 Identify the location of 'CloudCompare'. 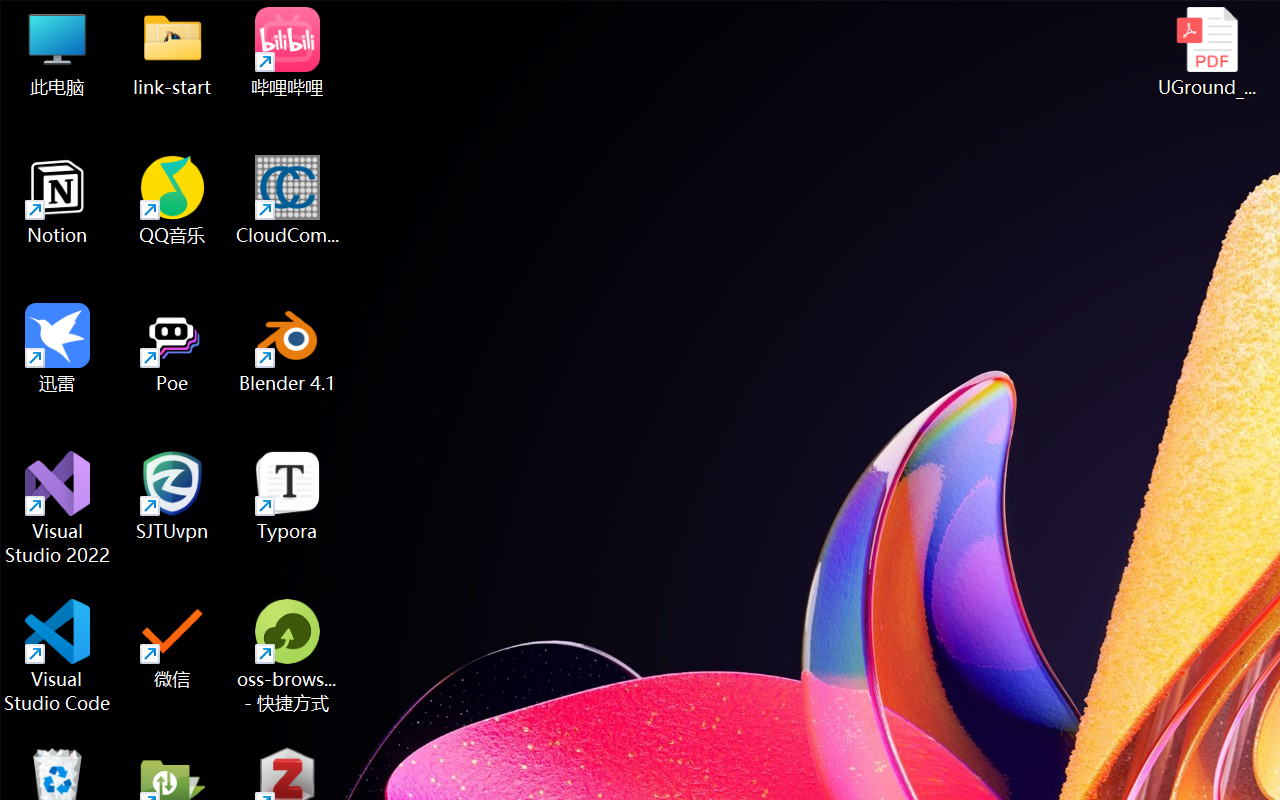
(287, 200).